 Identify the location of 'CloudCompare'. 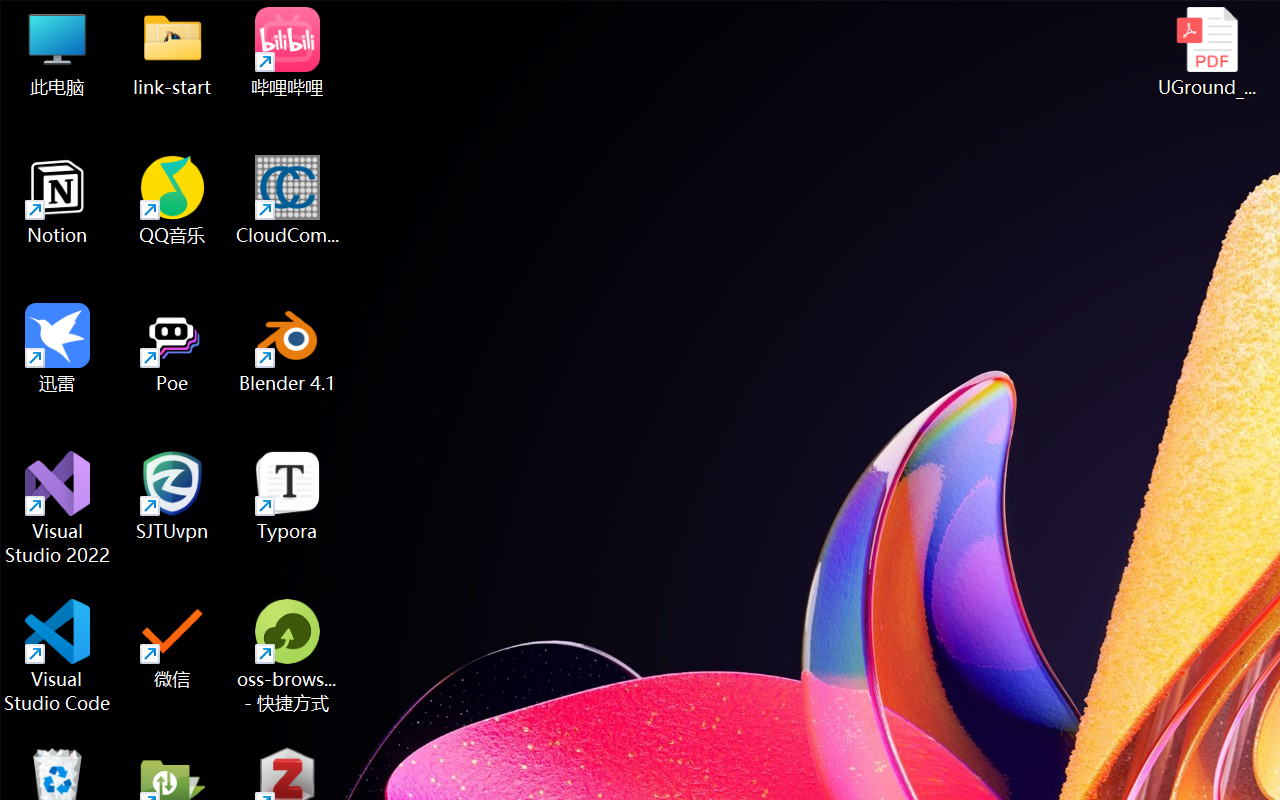
(287, 200).